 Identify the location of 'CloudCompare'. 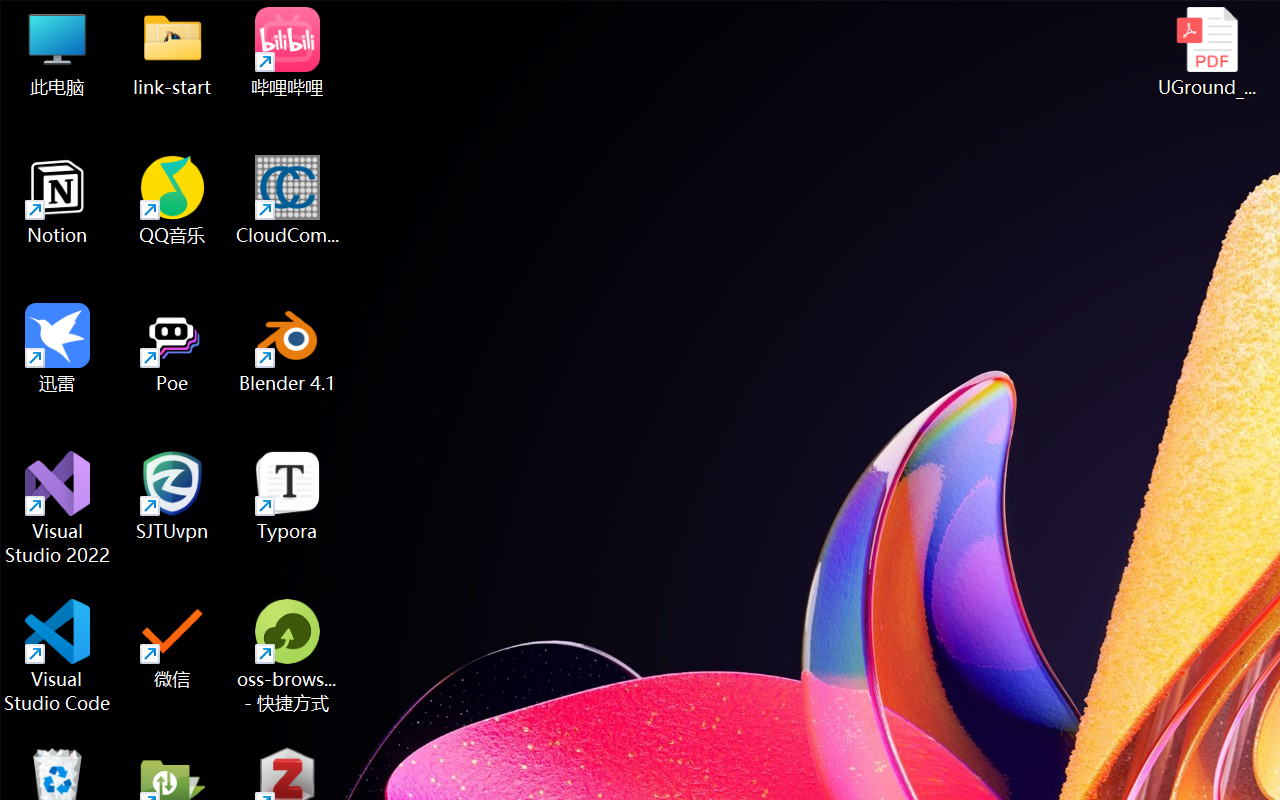
(287, 200).